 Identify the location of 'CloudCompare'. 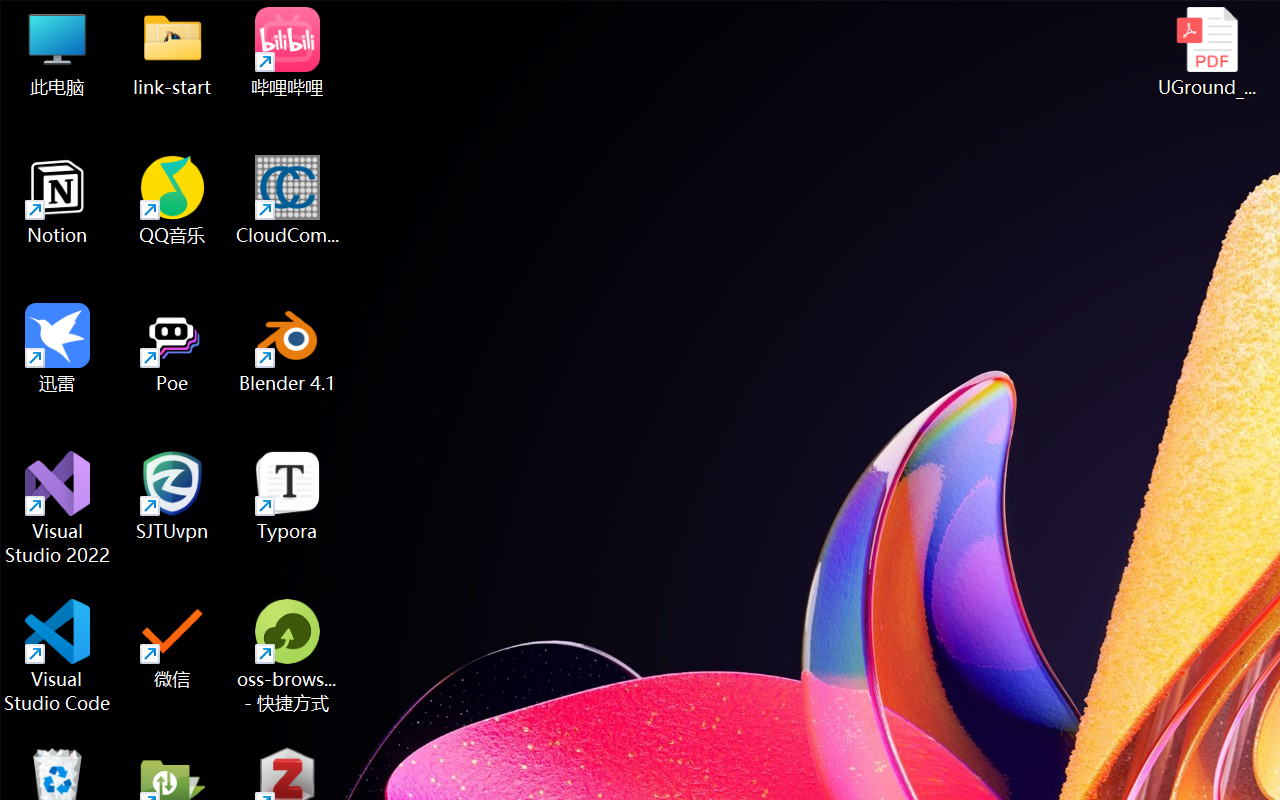
(287, 200).